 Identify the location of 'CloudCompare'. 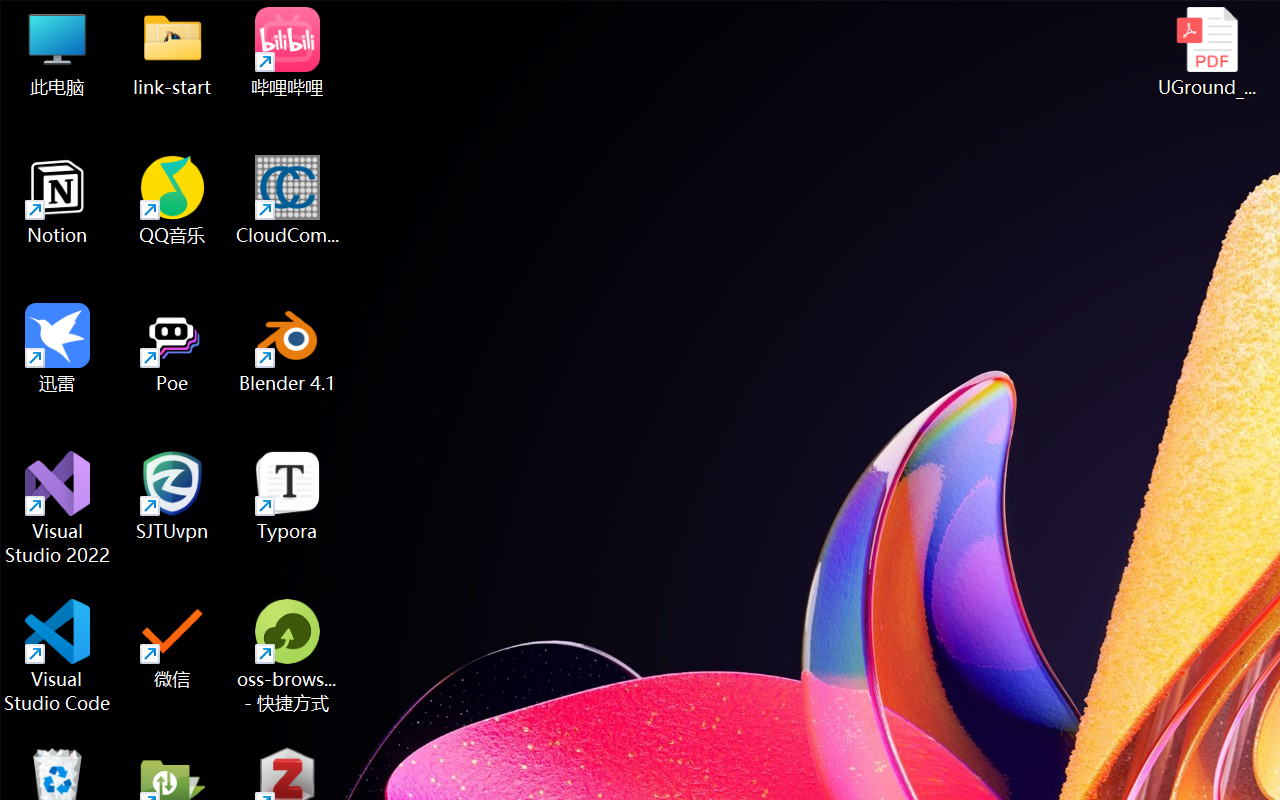
(287, 200).